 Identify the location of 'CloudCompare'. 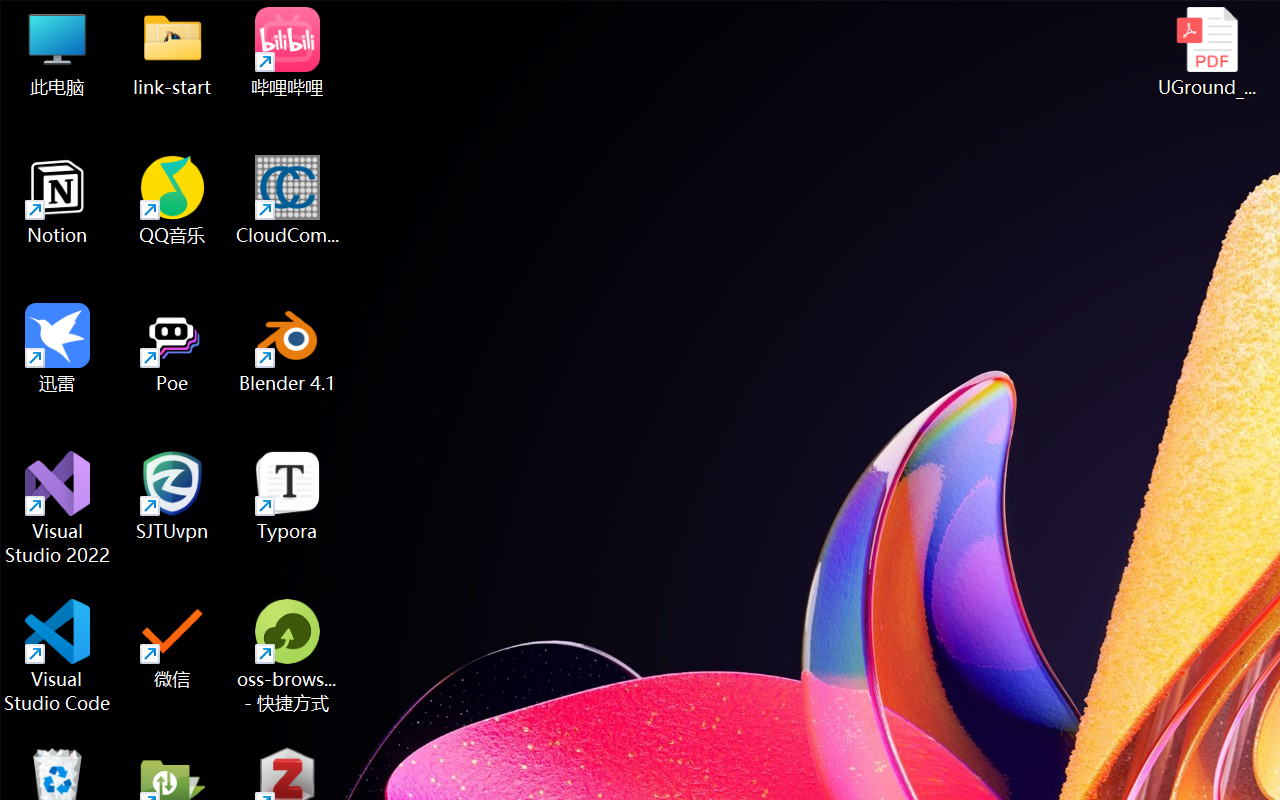
(287, 200).